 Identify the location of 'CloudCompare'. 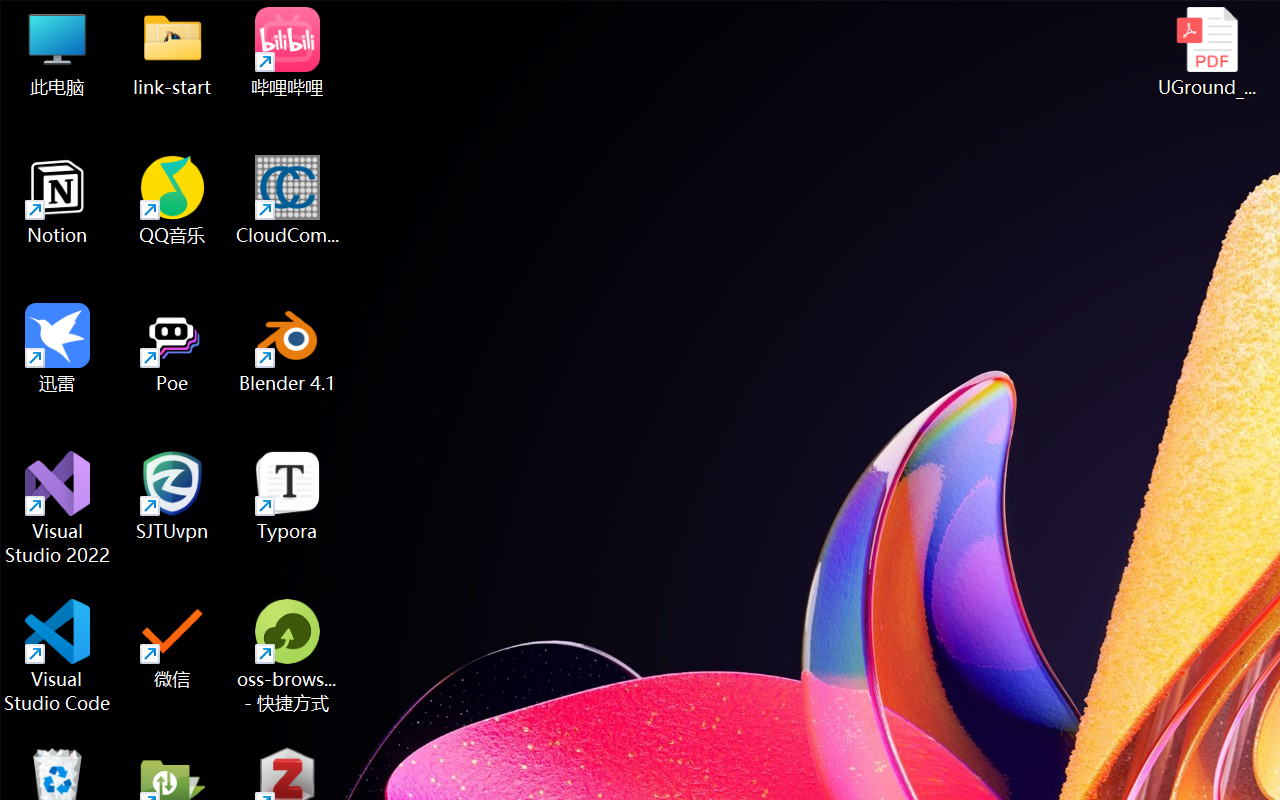
(287, 200).